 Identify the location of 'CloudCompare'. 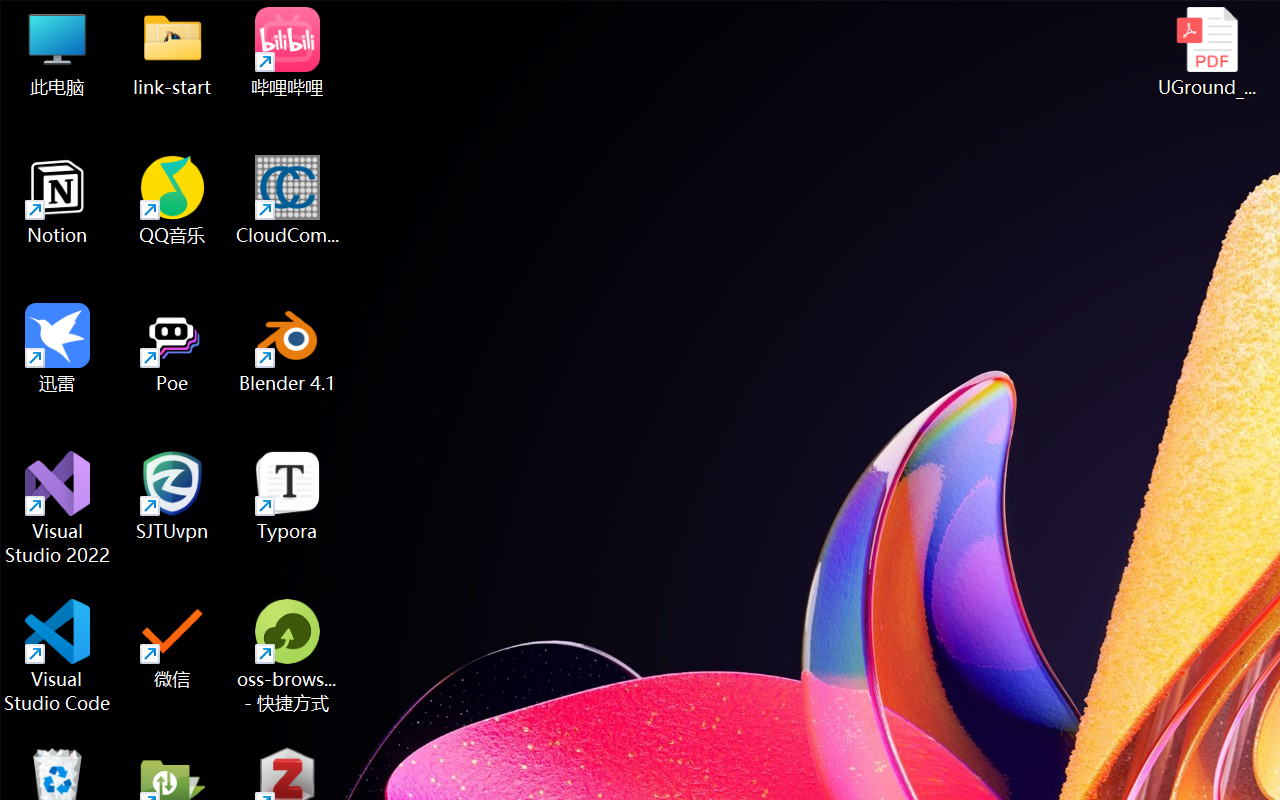
(287, 200).